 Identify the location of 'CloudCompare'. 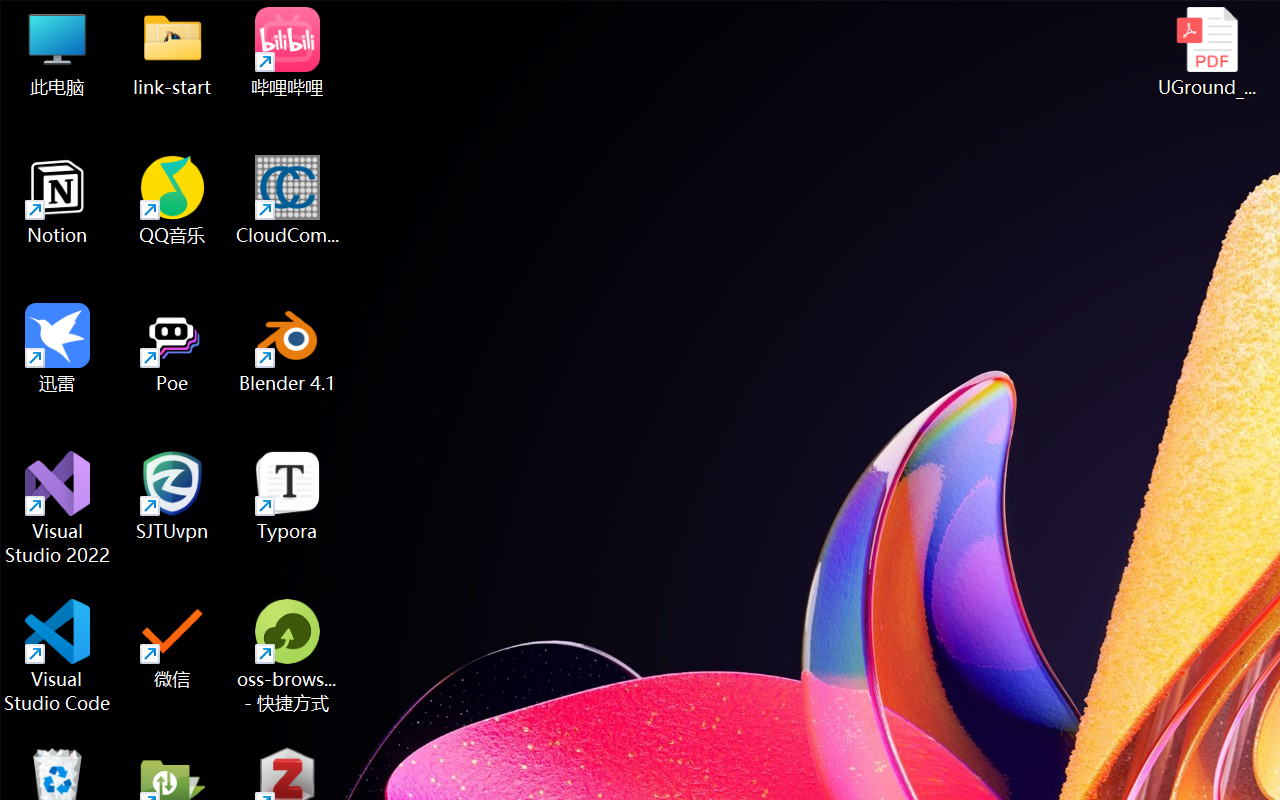
(287, 200).